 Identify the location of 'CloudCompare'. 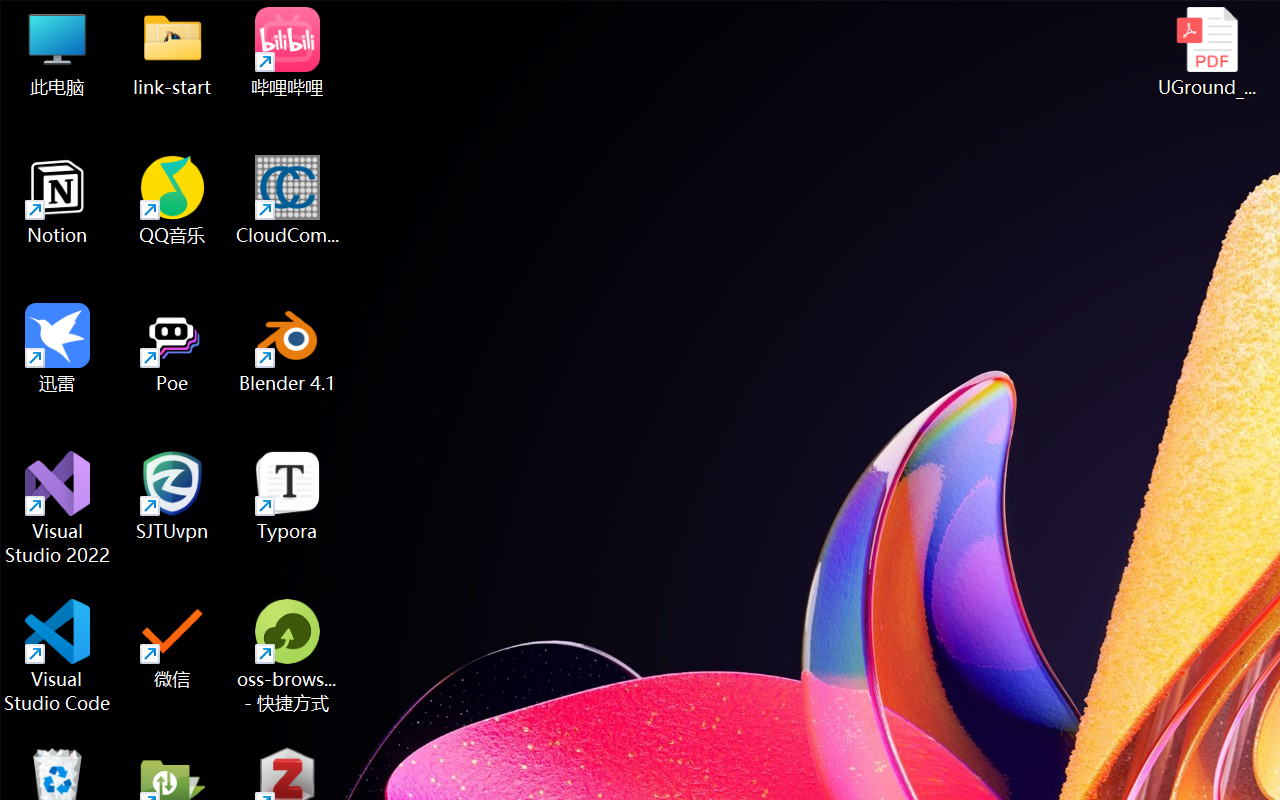
(287, 200).